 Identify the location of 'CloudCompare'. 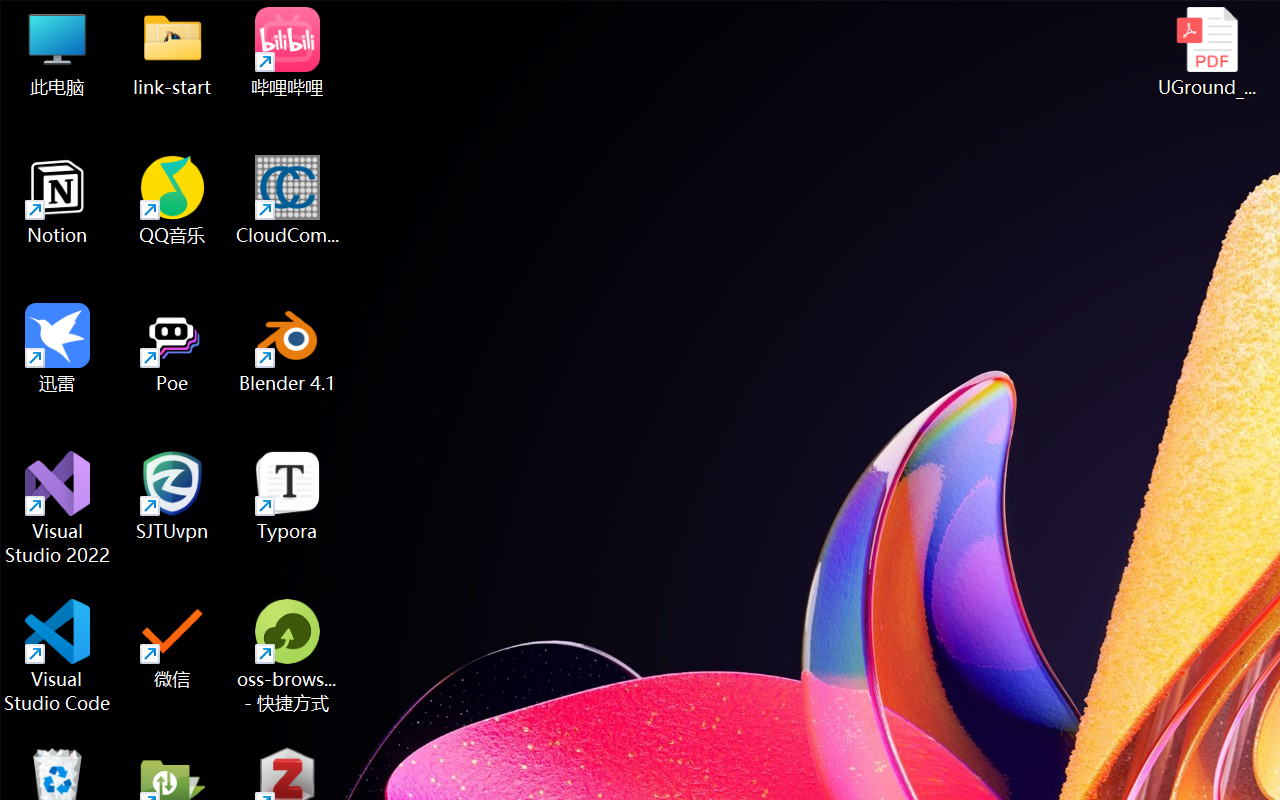
(287, 200).